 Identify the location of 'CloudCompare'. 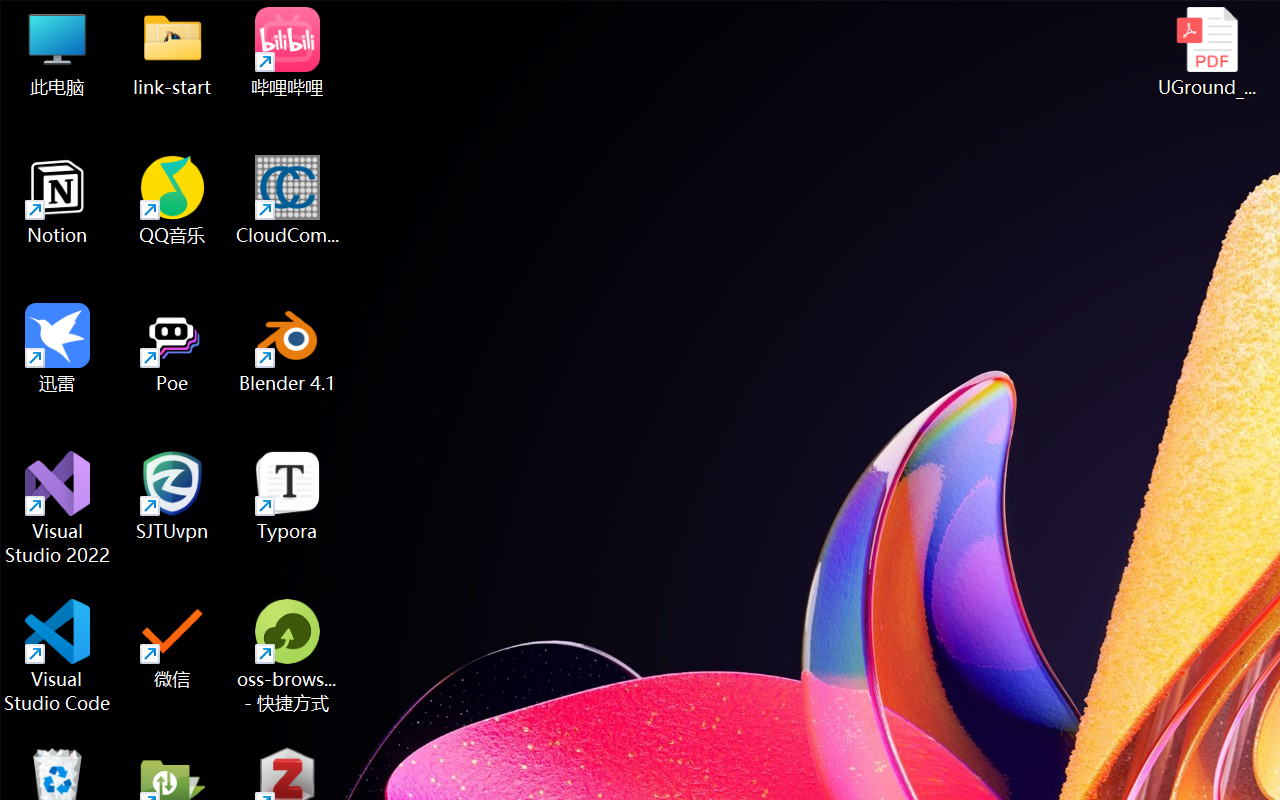
(287, 200).